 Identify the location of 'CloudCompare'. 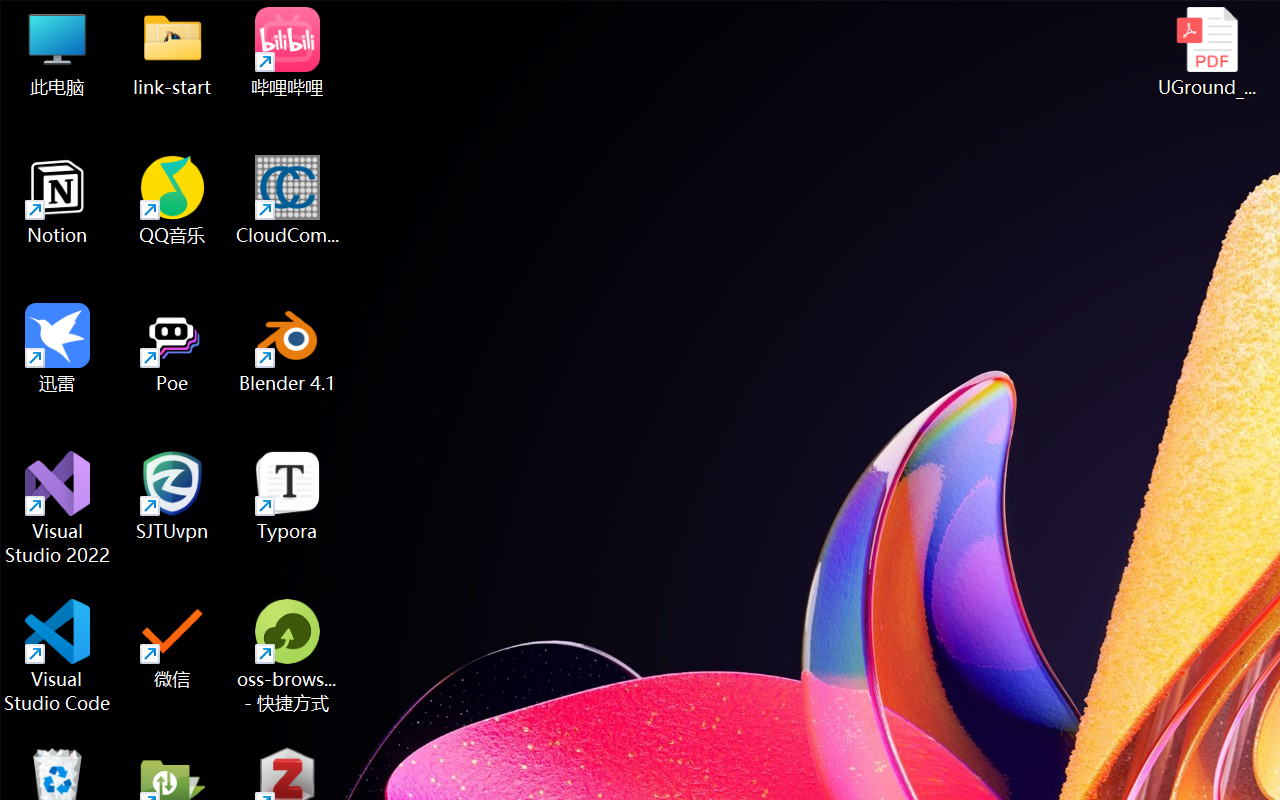
(287, 200).